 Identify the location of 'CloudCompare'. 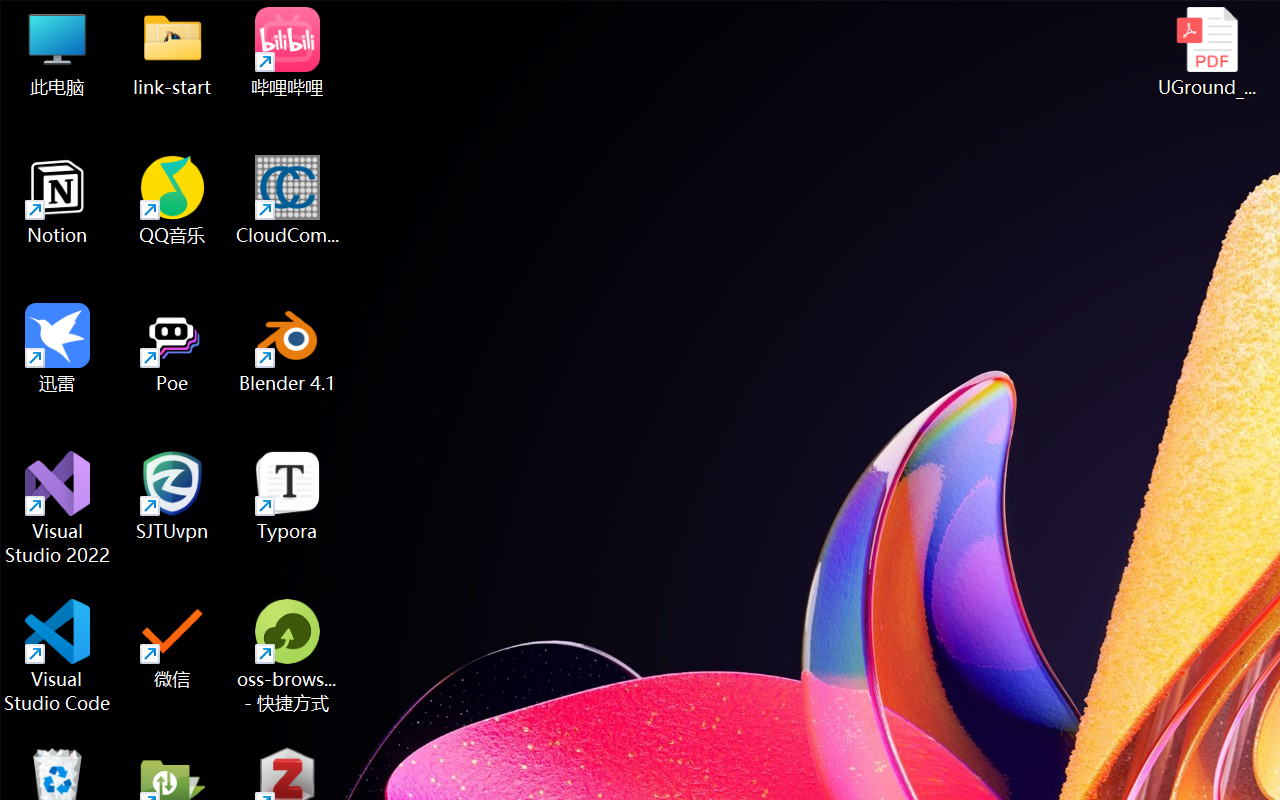
(287, 200).